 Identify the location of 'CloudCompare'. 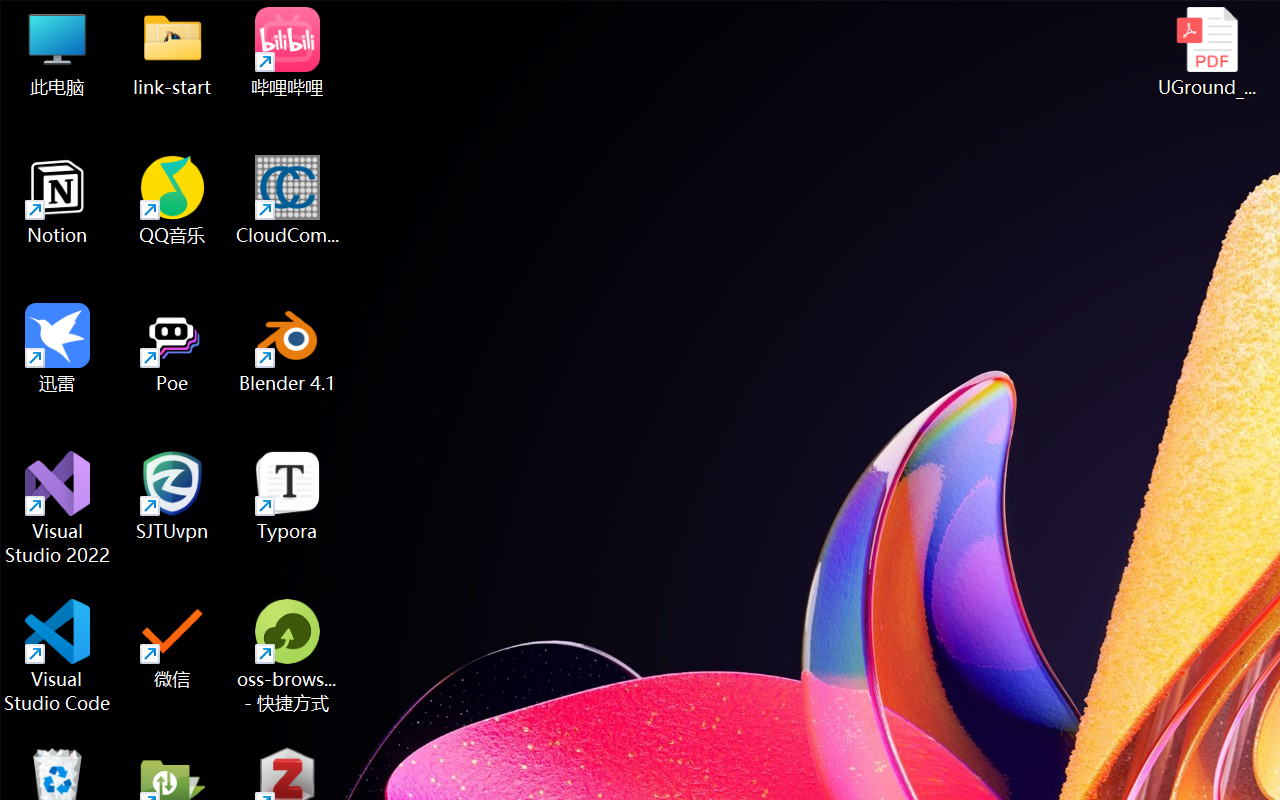
(287, 200).